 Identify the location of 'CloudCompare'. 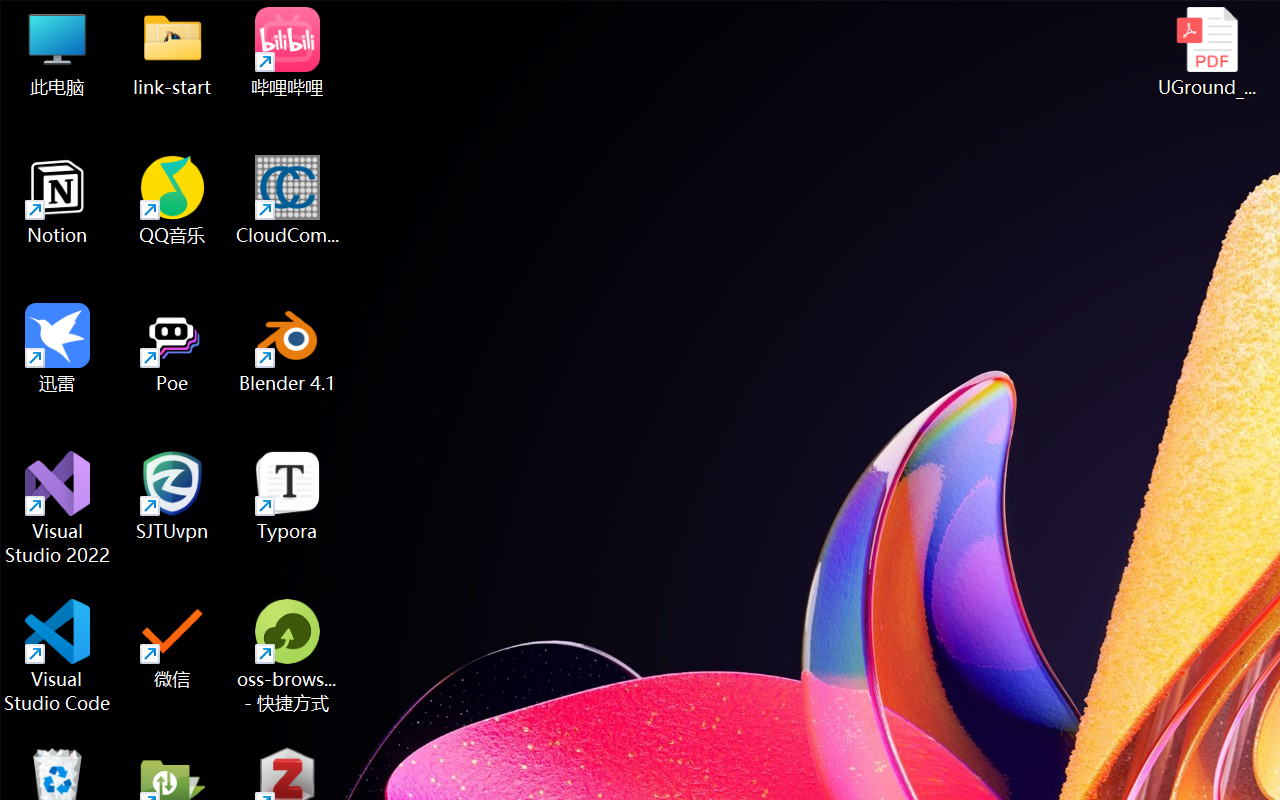
(287, 200).